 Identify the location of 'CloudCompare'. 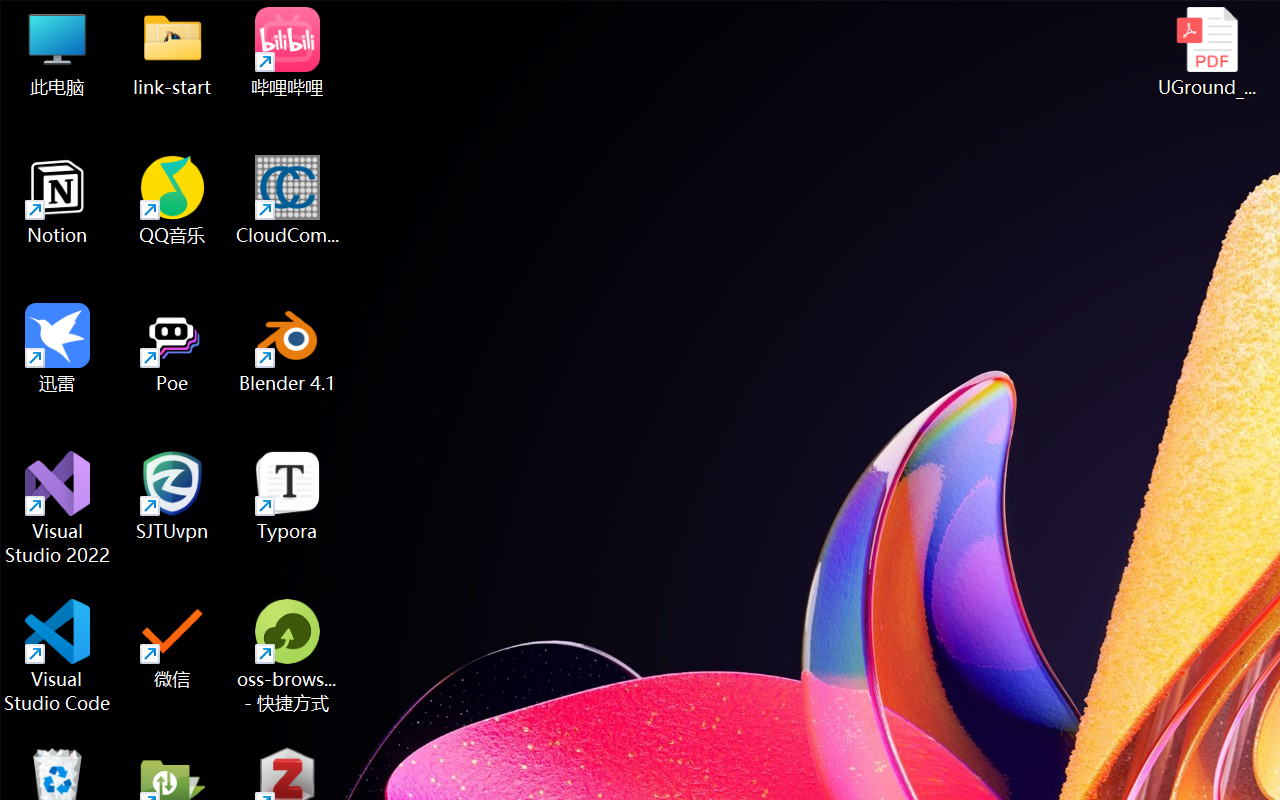
(287, 200).